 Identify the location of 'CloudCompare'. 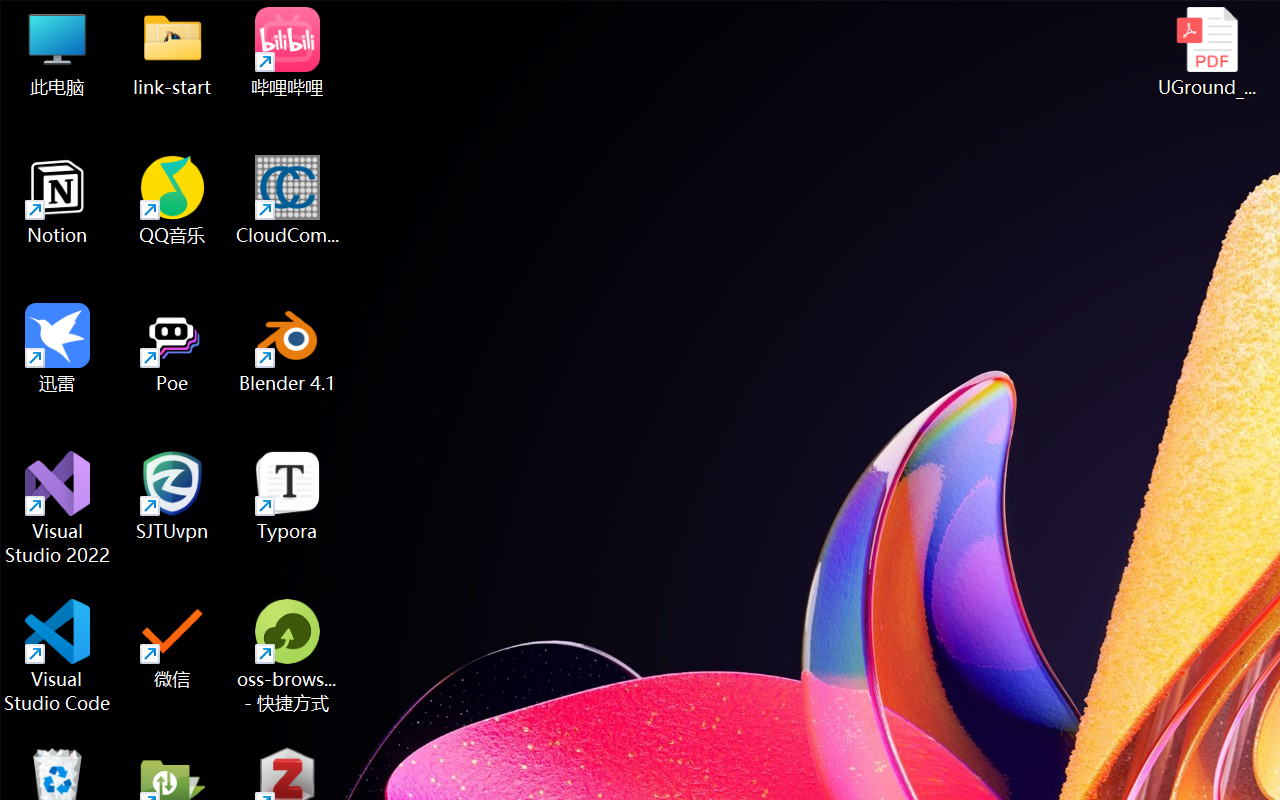
(287, 200).